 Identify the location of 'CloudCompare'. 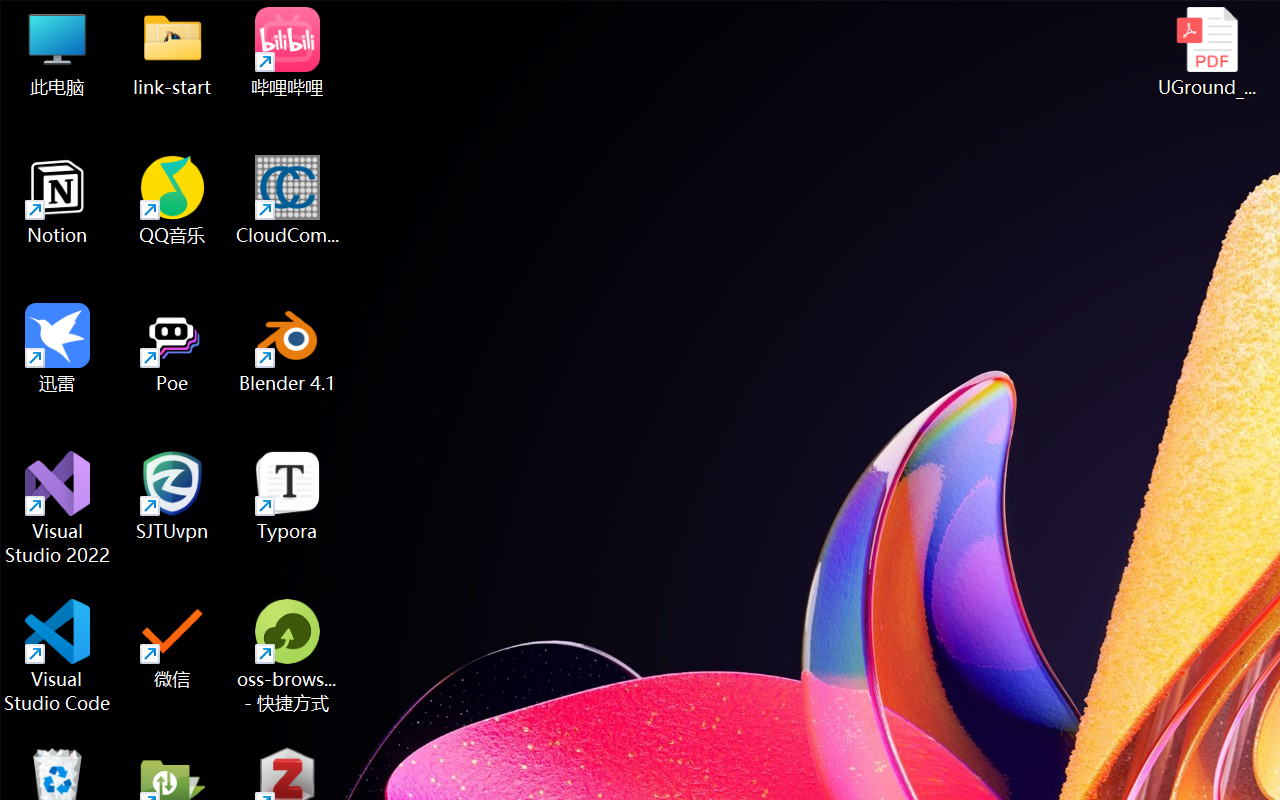
(287, 200).